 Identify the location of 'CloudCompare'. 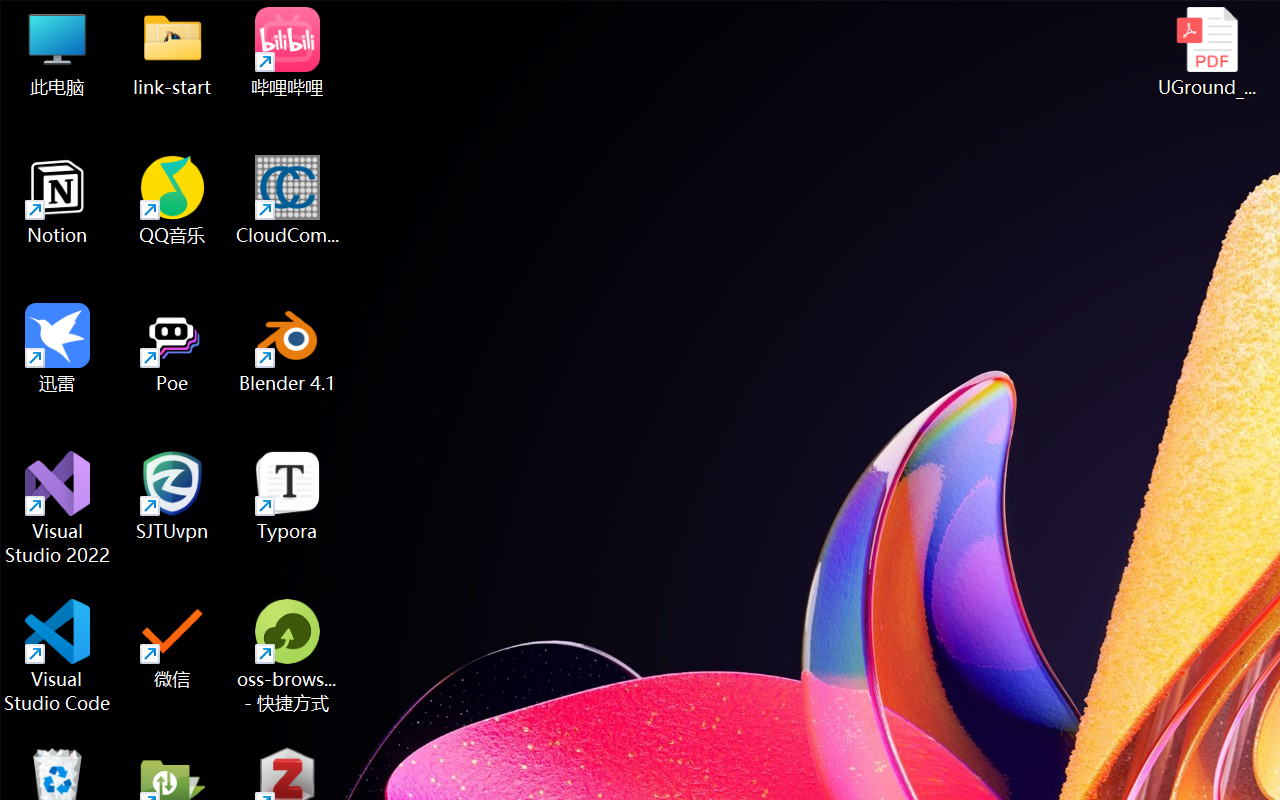
(287, 200).